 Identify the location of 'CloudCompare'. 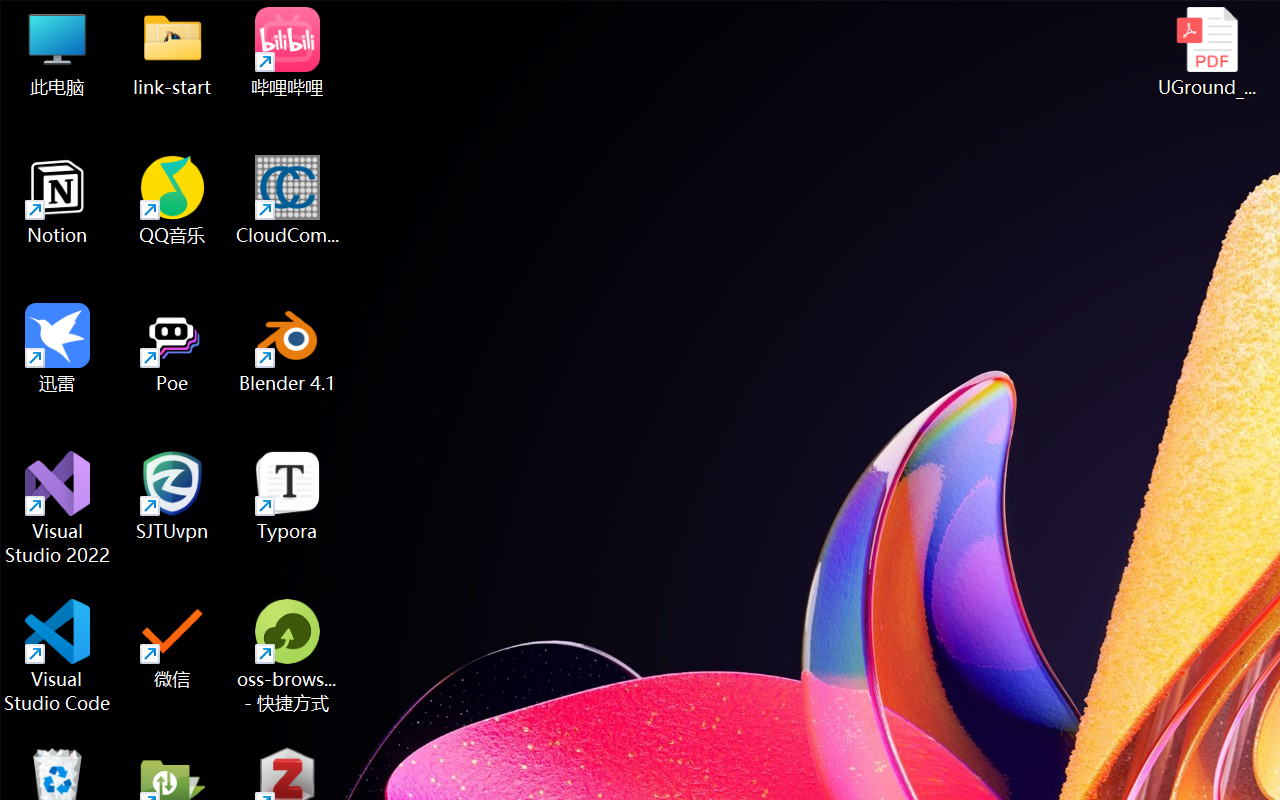
(287, 200).